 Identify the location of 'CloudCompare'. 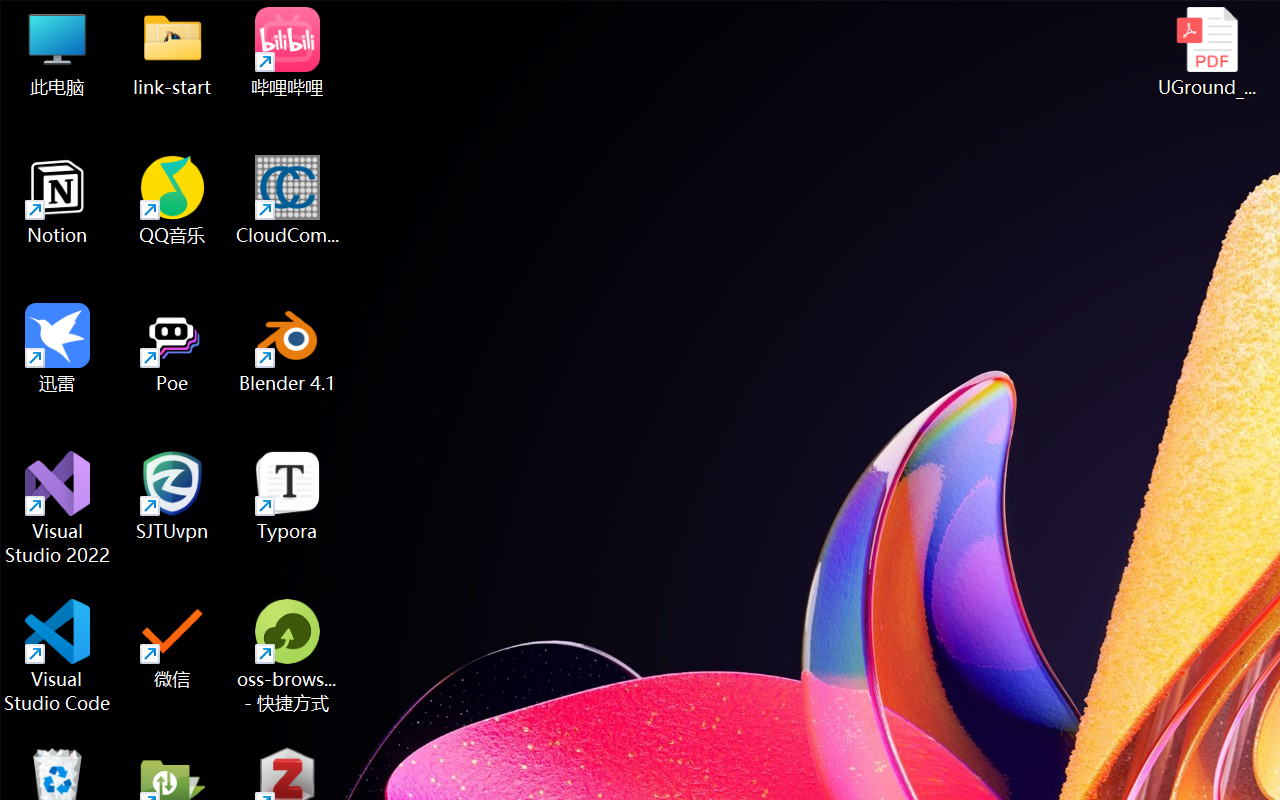
(287, 200).